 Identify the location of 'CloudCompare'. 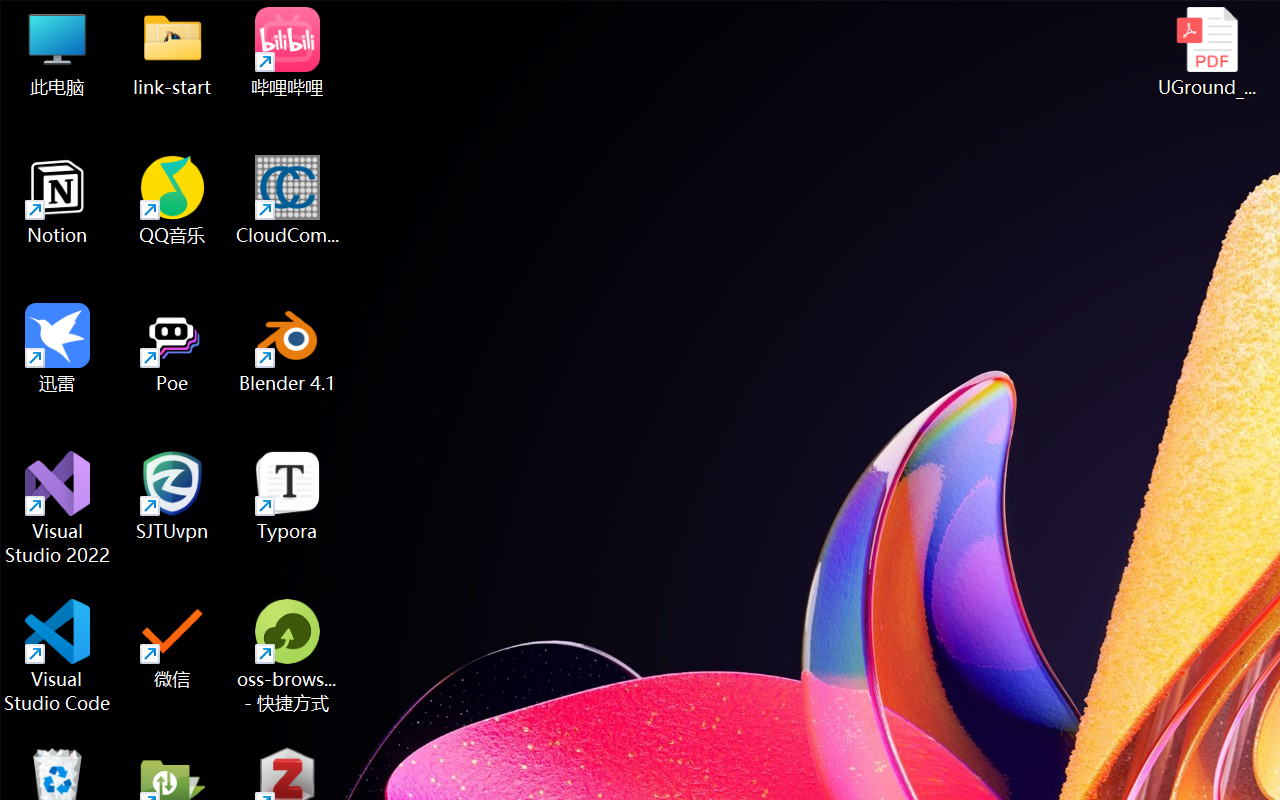
(287, 200).